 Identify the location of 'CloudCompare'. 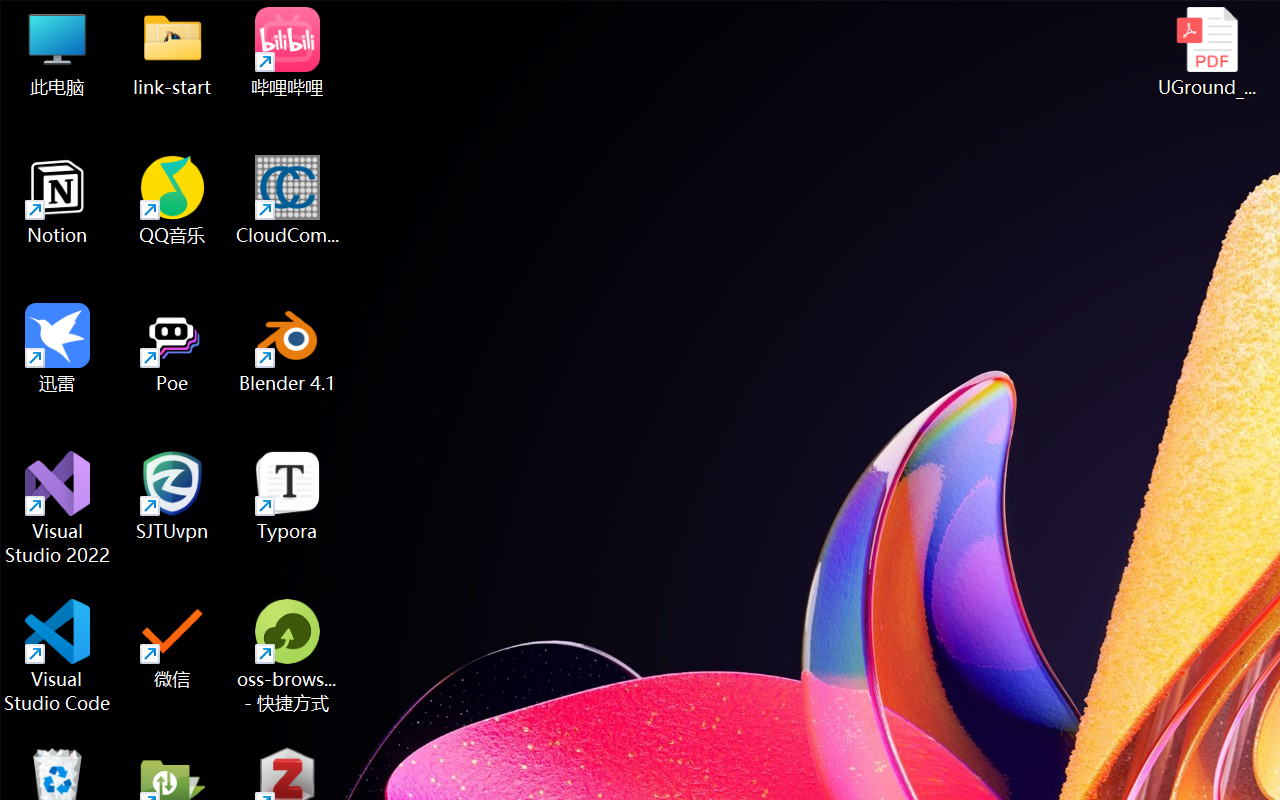
(287, 200).